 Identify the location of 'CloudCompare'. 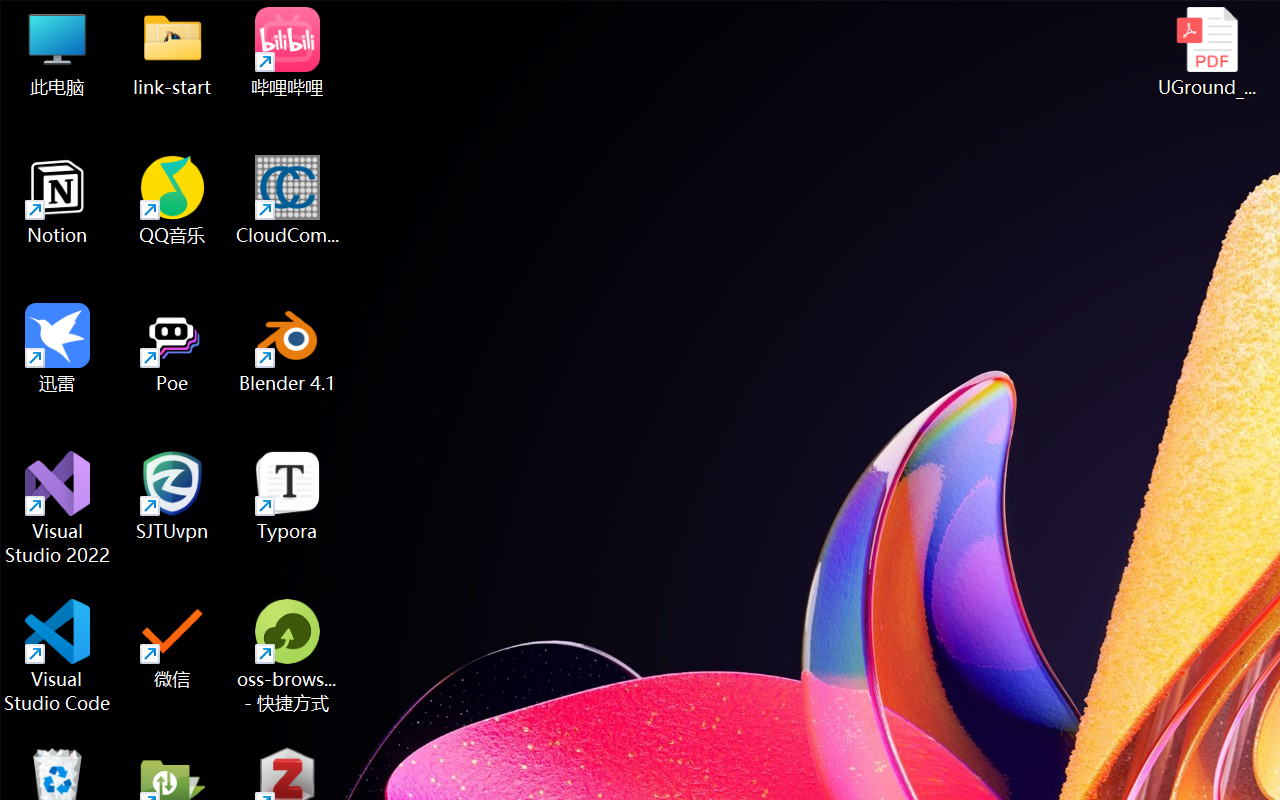
(287, 200).